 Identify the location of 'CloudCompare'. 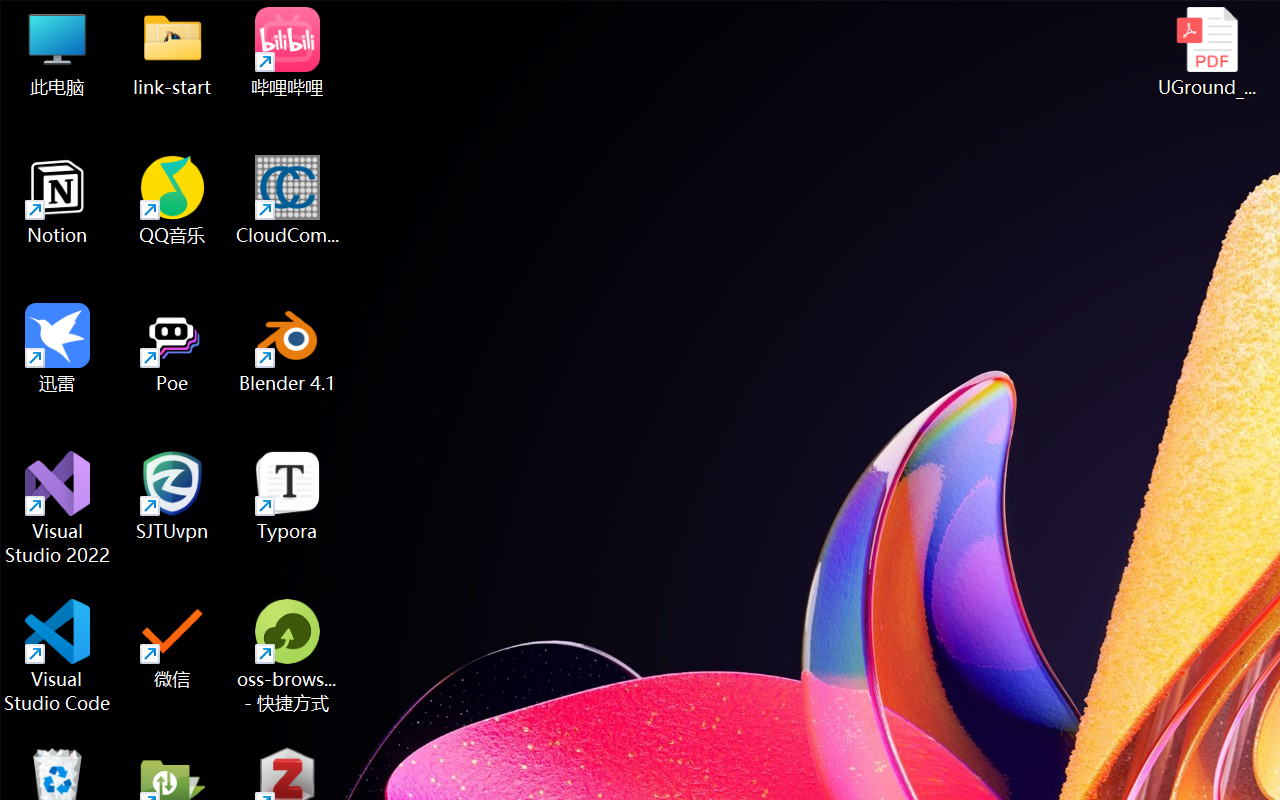
(287, 200).